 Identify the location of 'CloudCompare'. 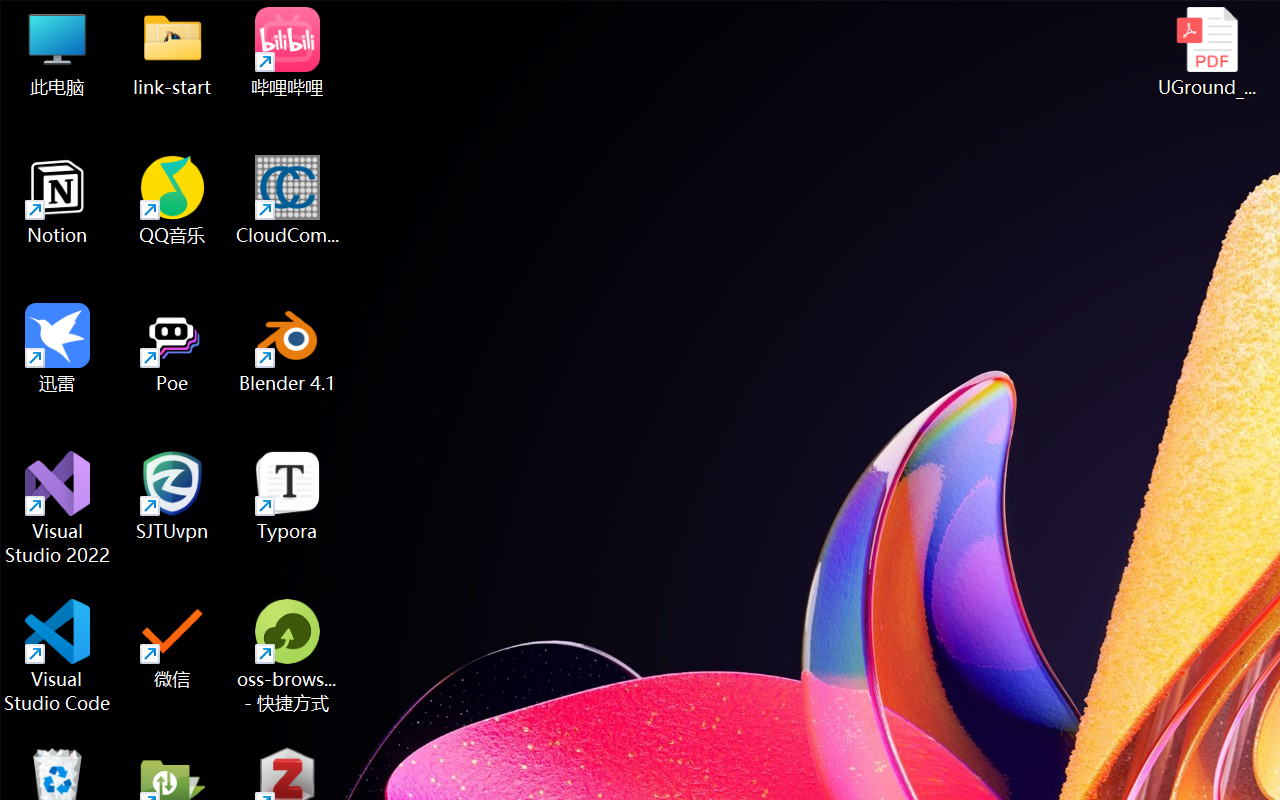
(287, 200).